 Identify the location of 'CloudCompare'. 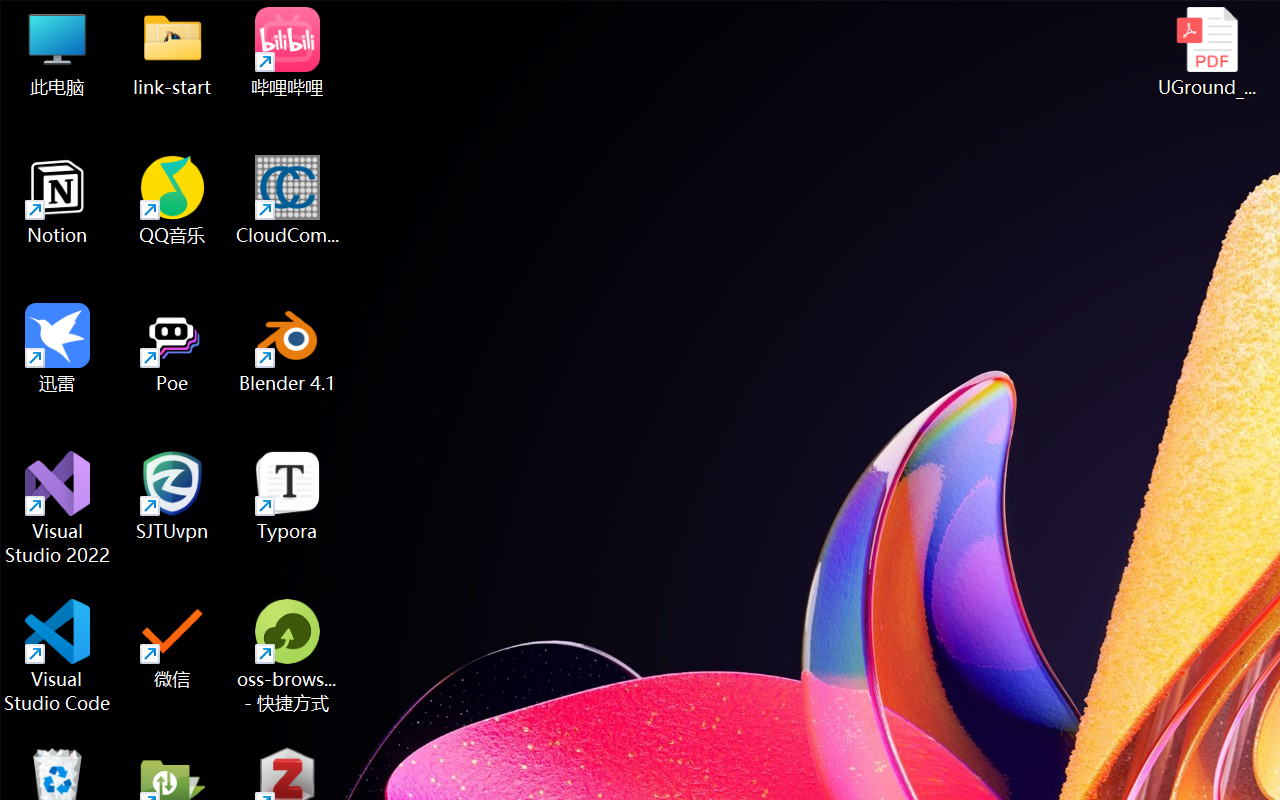
(287, 200).